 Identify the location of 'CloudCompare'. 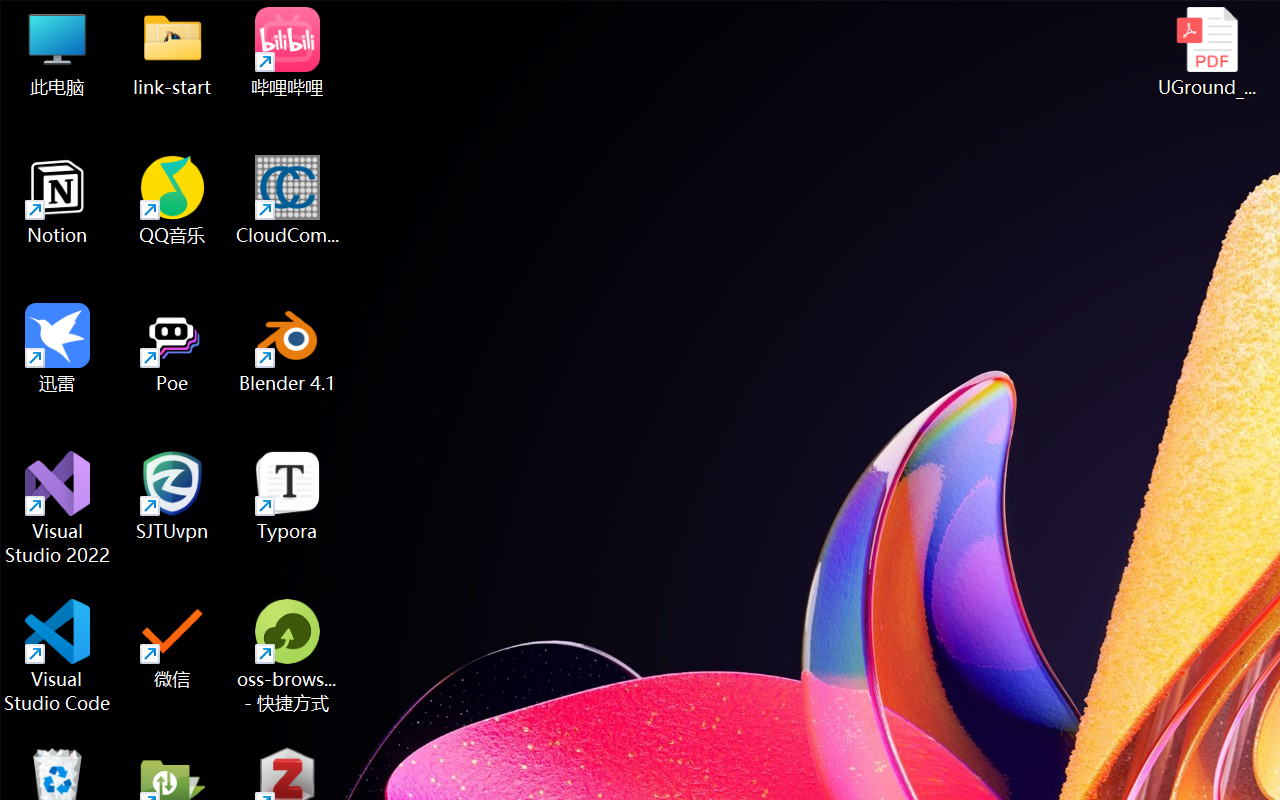
(287, 200).